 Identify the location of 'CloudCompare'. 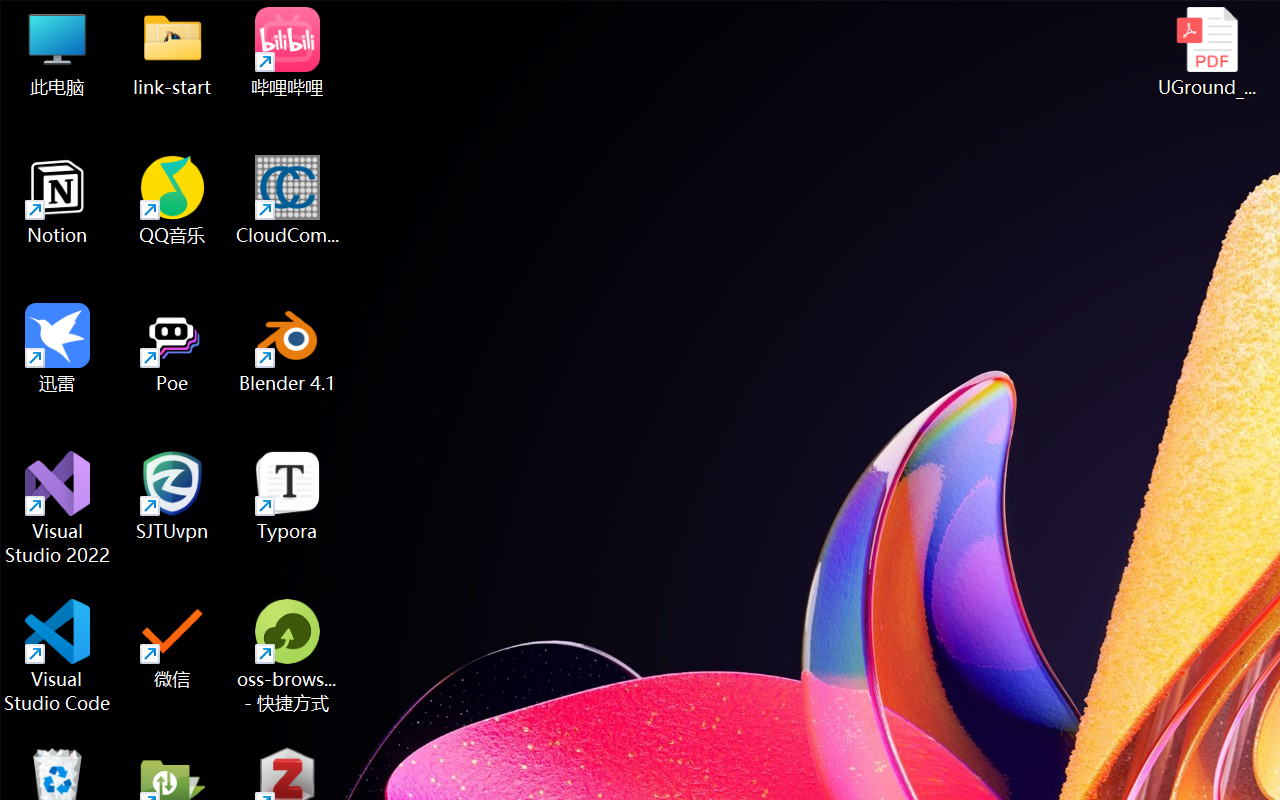
(287, 200).